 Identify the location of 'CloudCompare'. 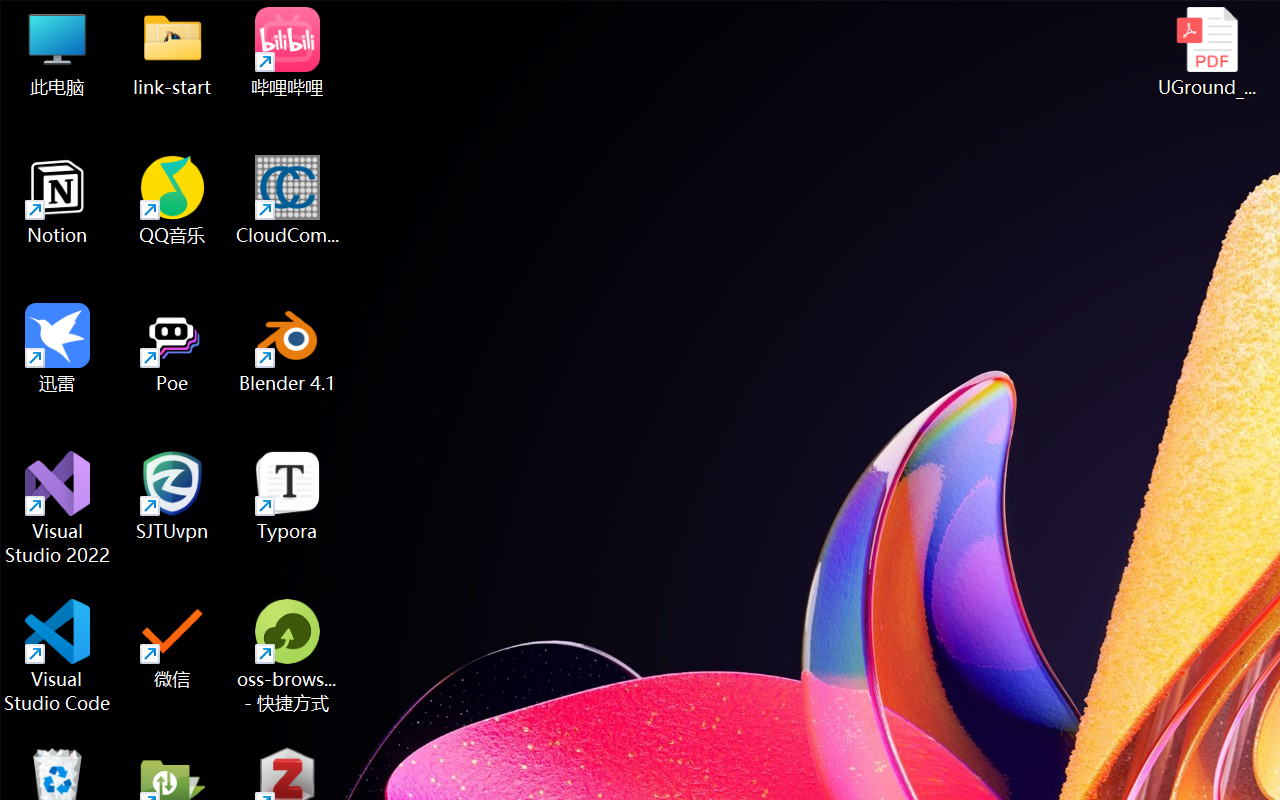
(287, 200).